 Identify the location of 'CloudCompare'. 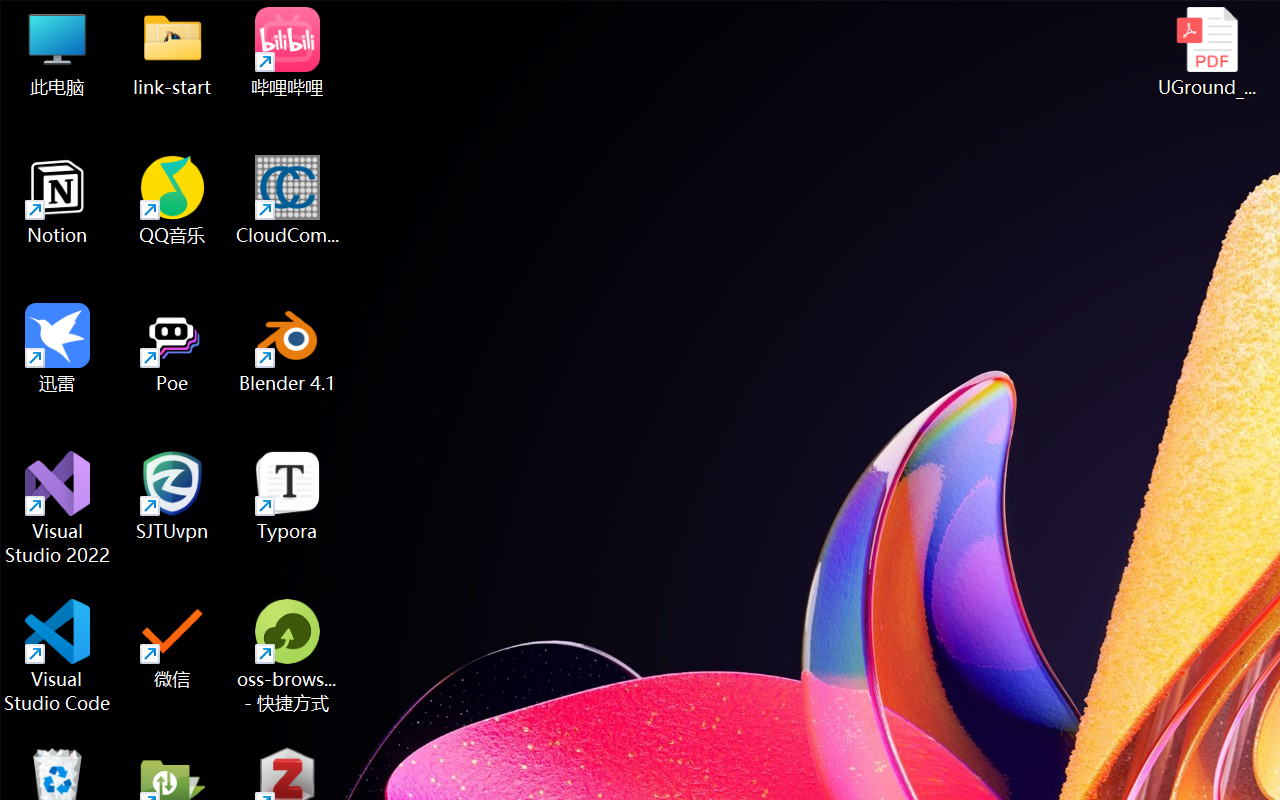
(287, 200).